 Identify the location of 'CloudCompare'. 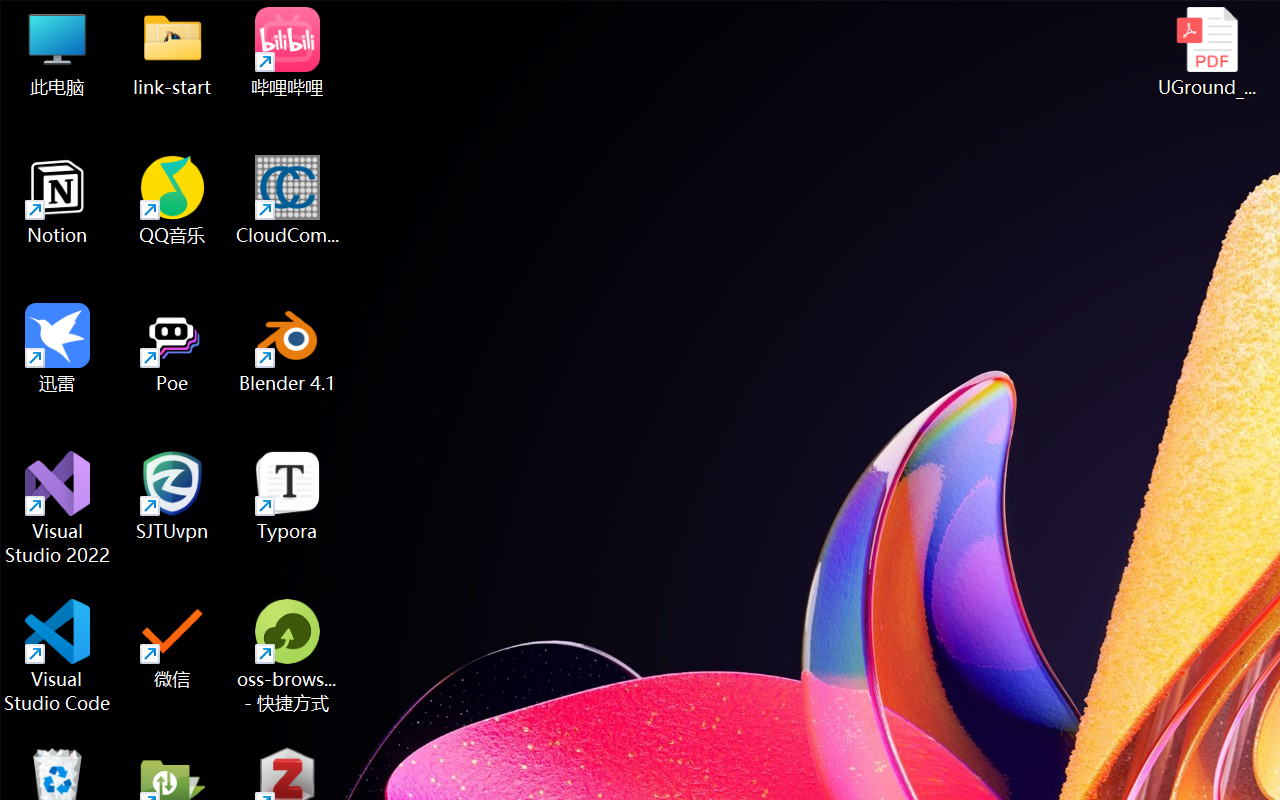
(287, 200).